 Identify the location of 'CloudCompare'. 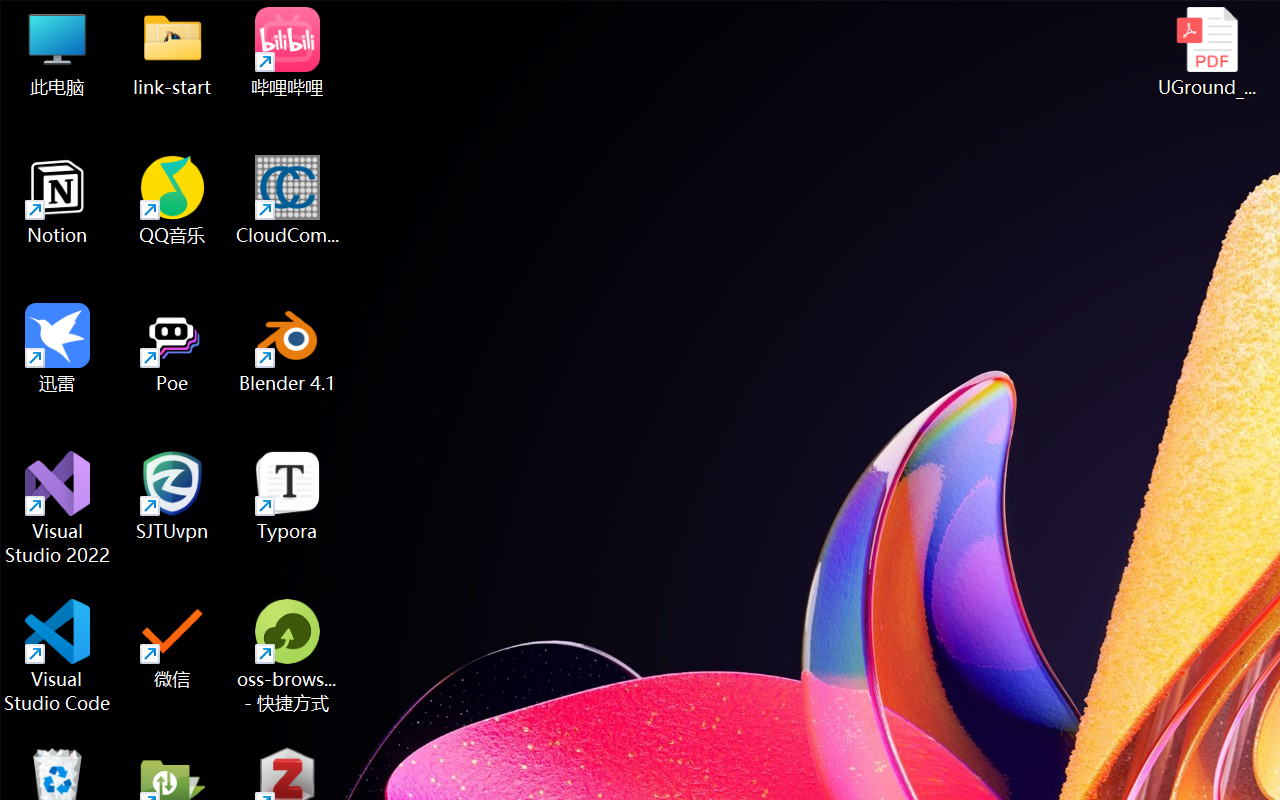
(287, 200).